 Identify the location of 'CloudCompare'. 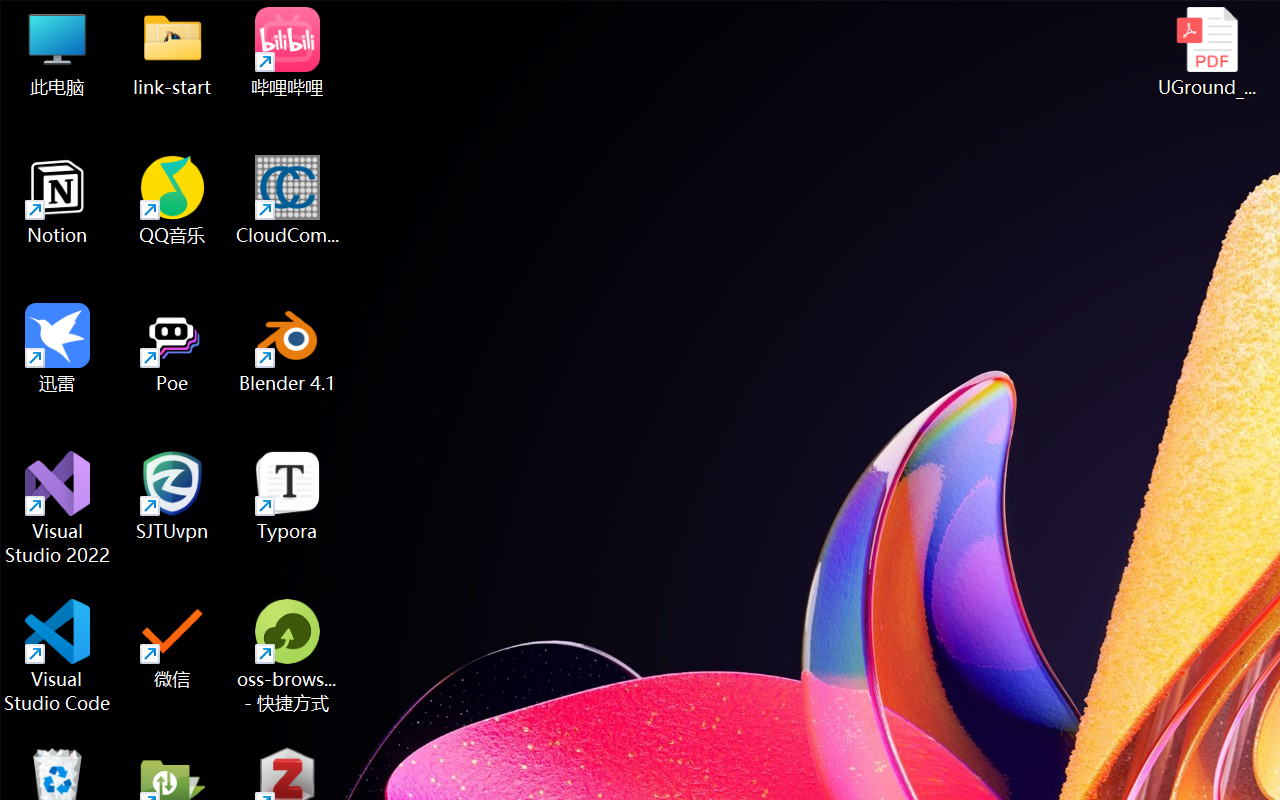
(287, 200).